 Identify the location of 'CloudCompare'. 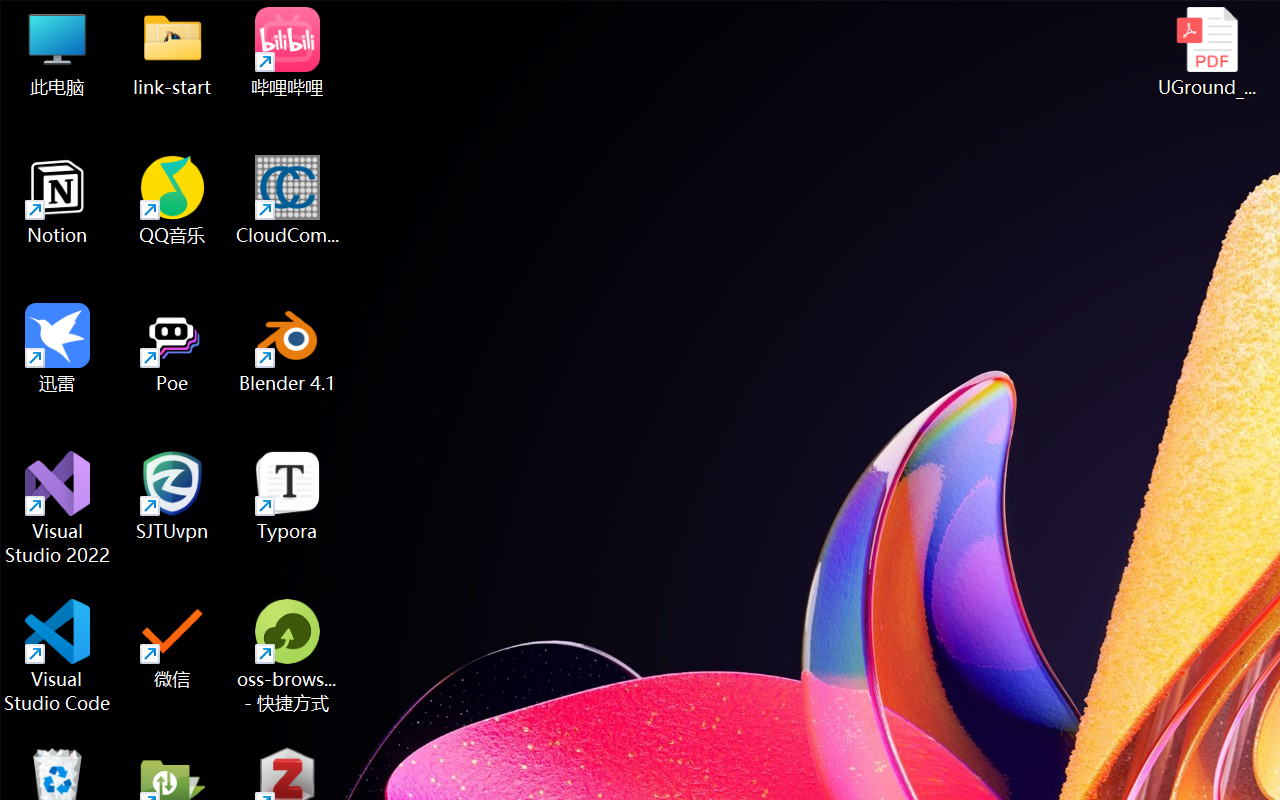
(287, 200).